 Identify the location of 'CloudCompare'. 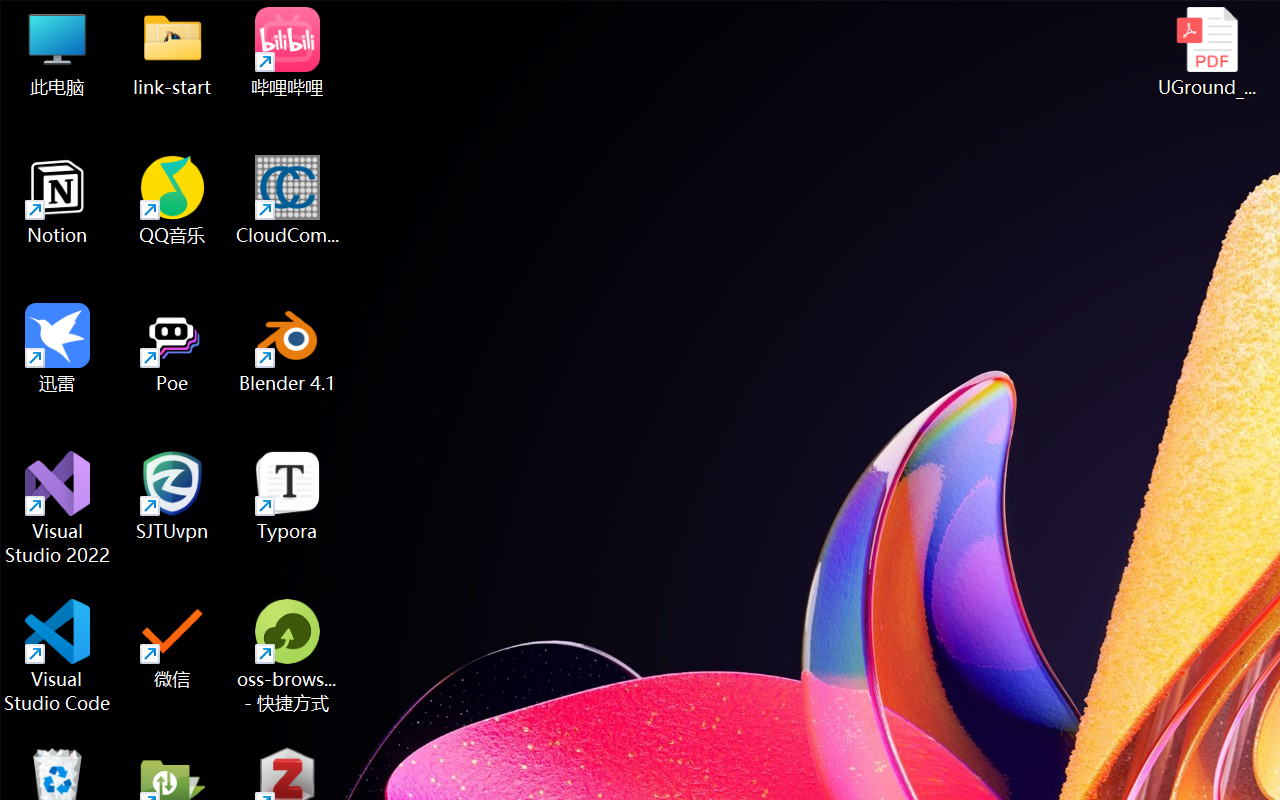
(287, 200).